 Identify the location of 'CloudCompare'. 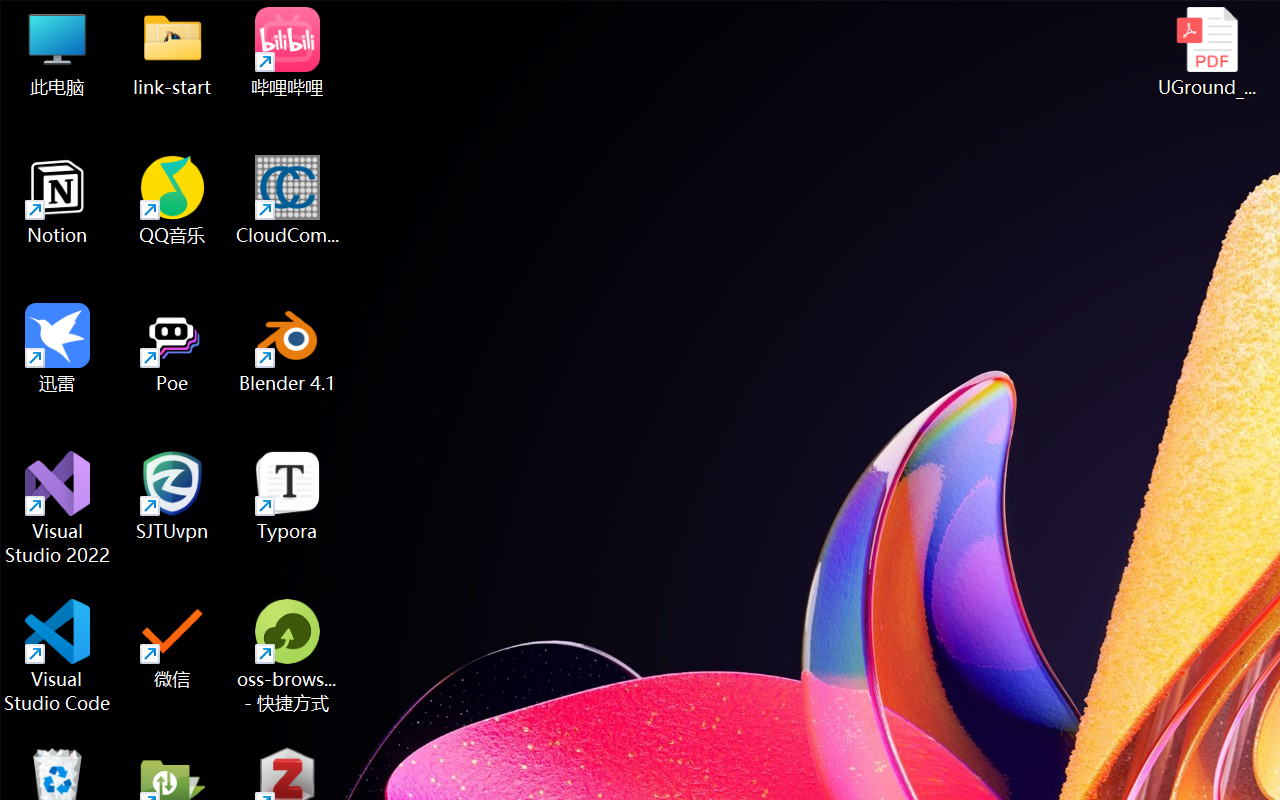
(287, 200).